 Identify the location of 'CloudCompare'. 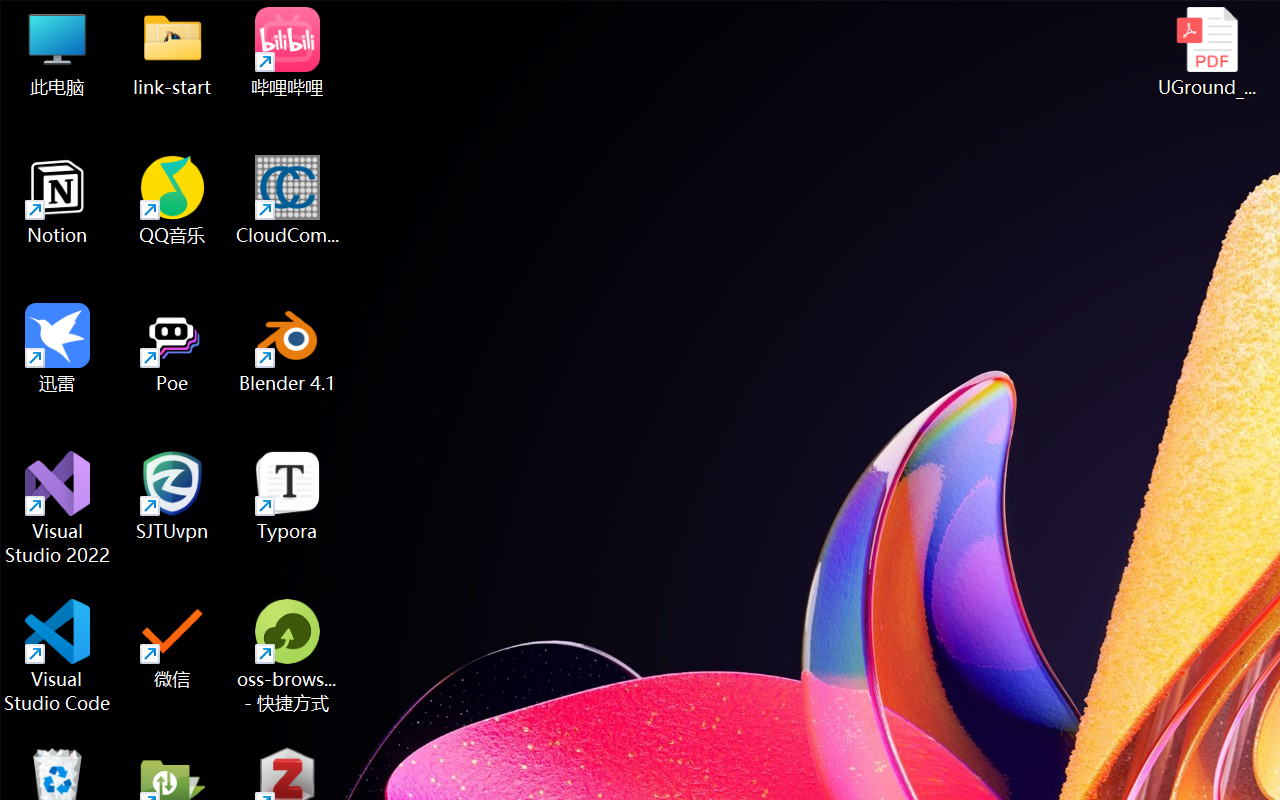
(287, 200).